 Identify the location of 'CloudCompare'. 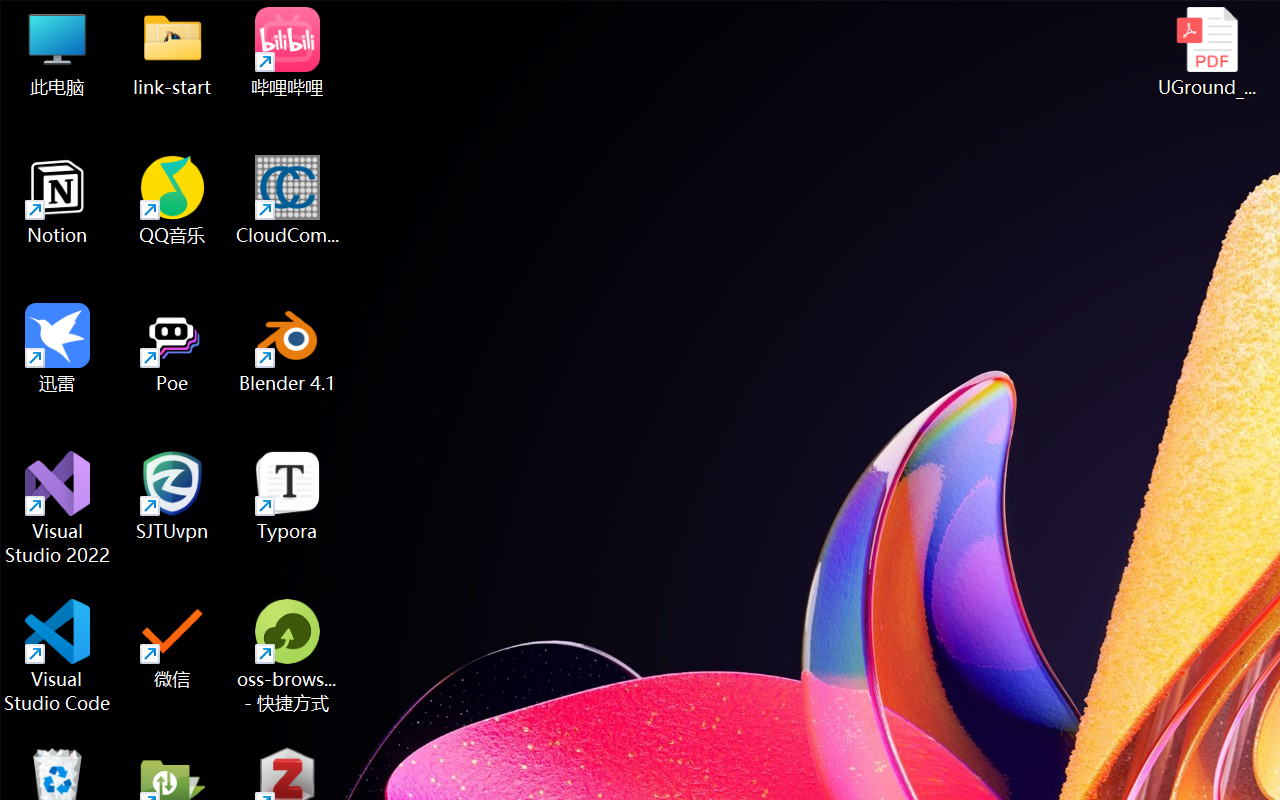
(287, 200).